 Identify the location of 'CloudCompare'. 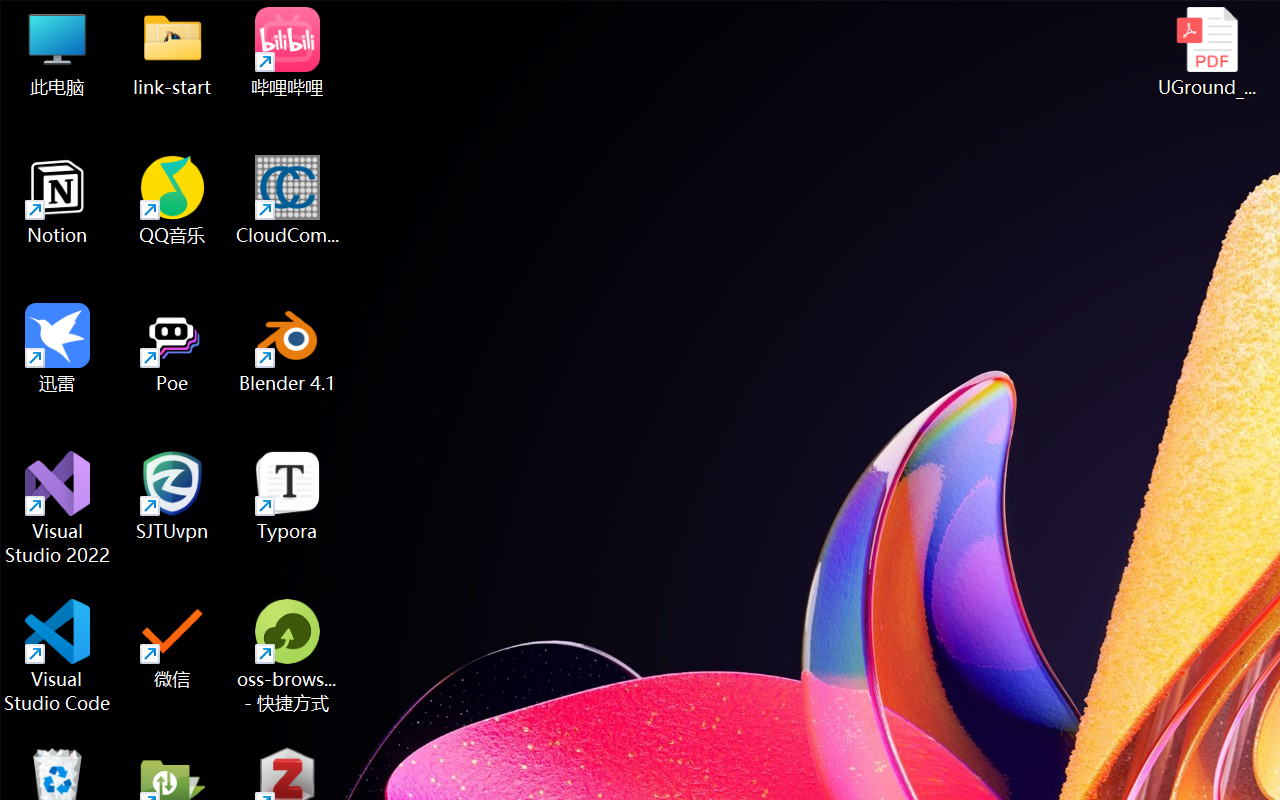
(287, 200).